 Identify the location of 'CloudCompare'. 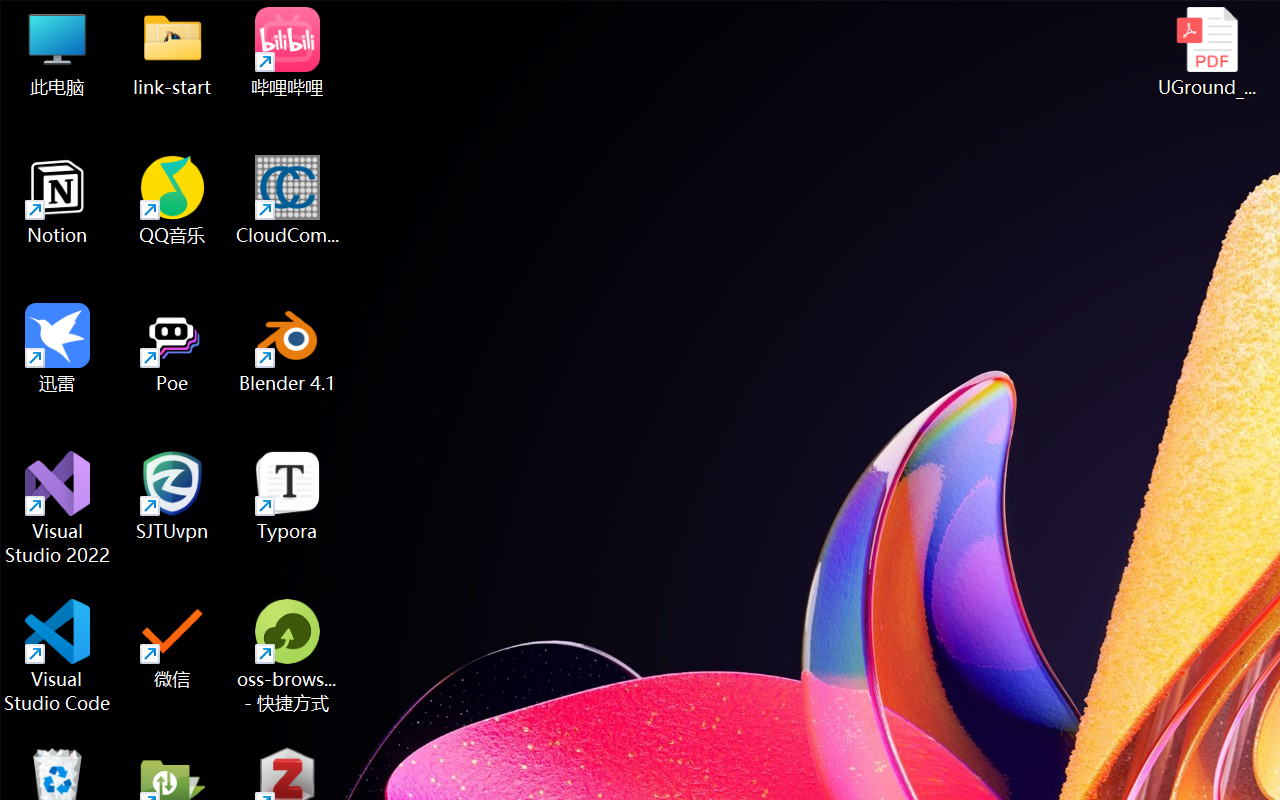
(287, 200).